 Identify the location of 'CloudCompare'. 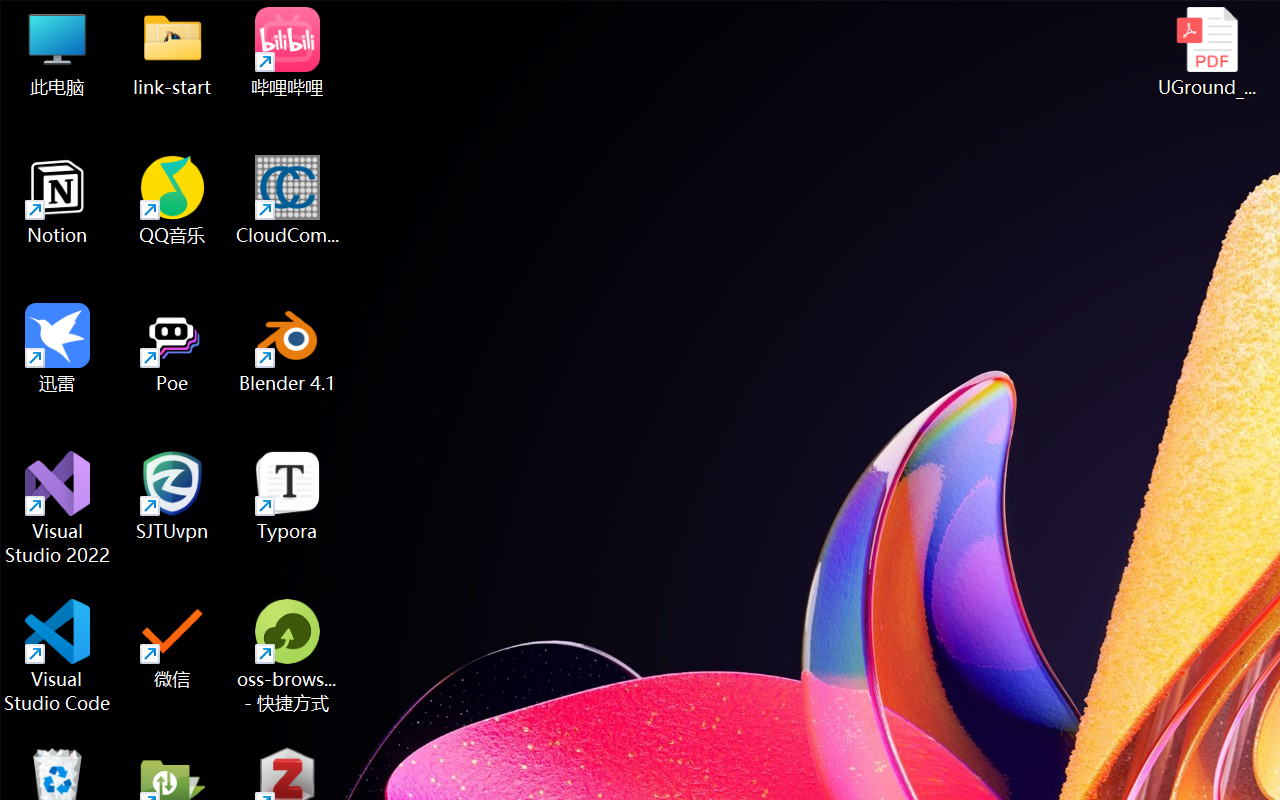
(287, 200).